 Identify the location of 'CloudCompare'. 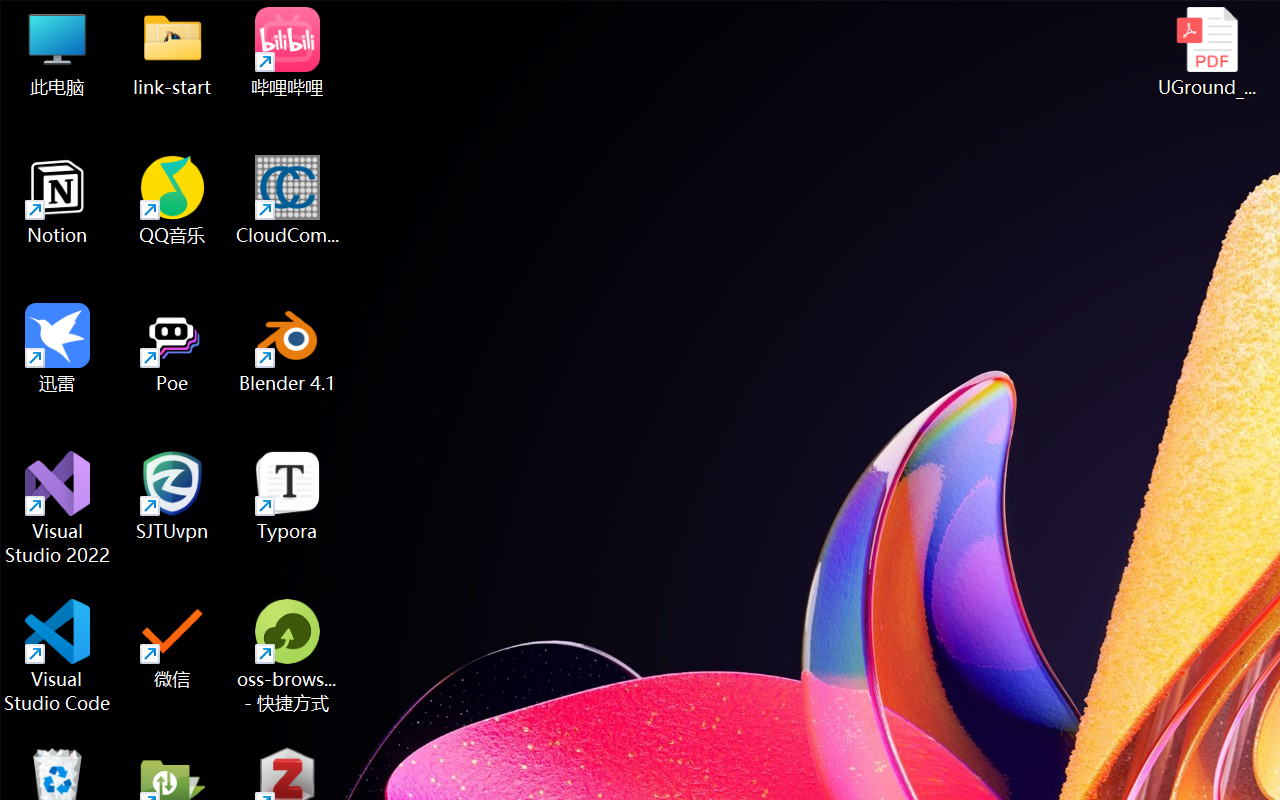
(287, 200).